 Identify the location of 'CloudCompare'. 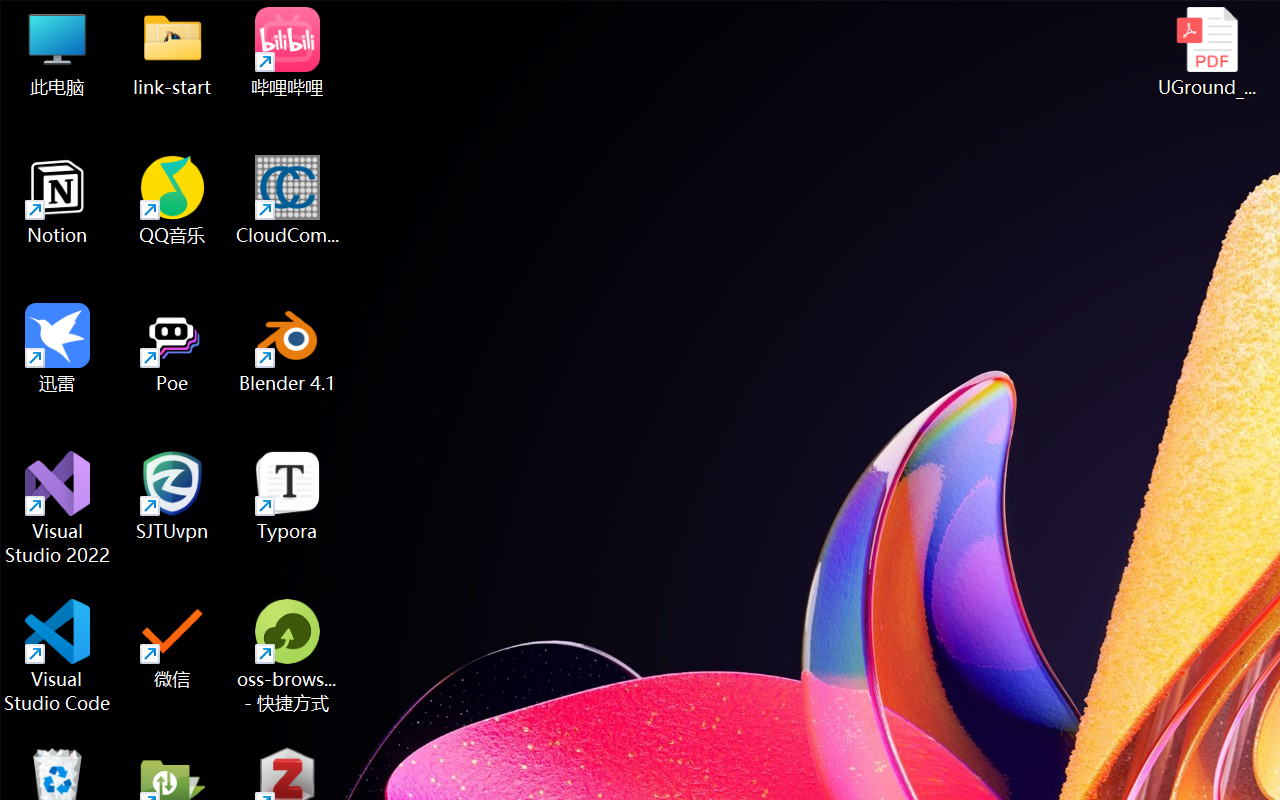
(287, 200).